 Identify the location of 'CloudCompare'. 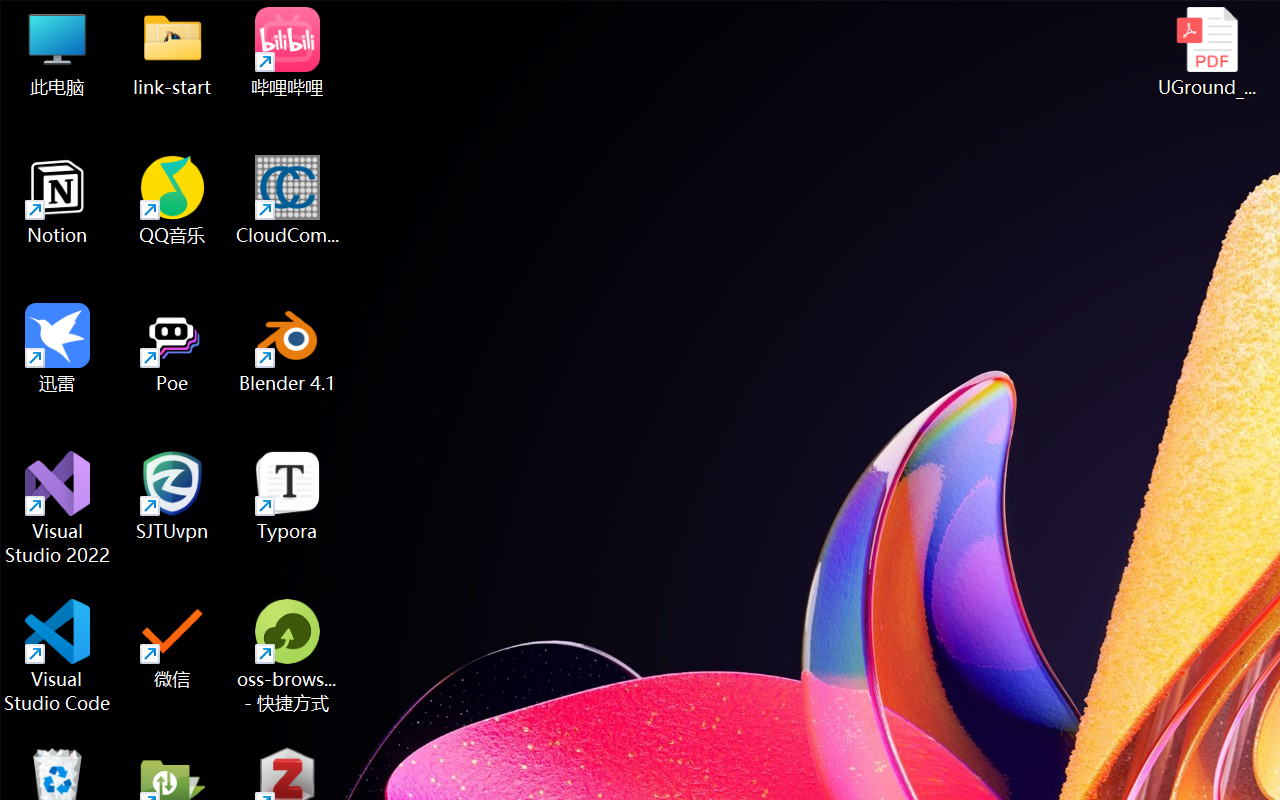
(287, 200).